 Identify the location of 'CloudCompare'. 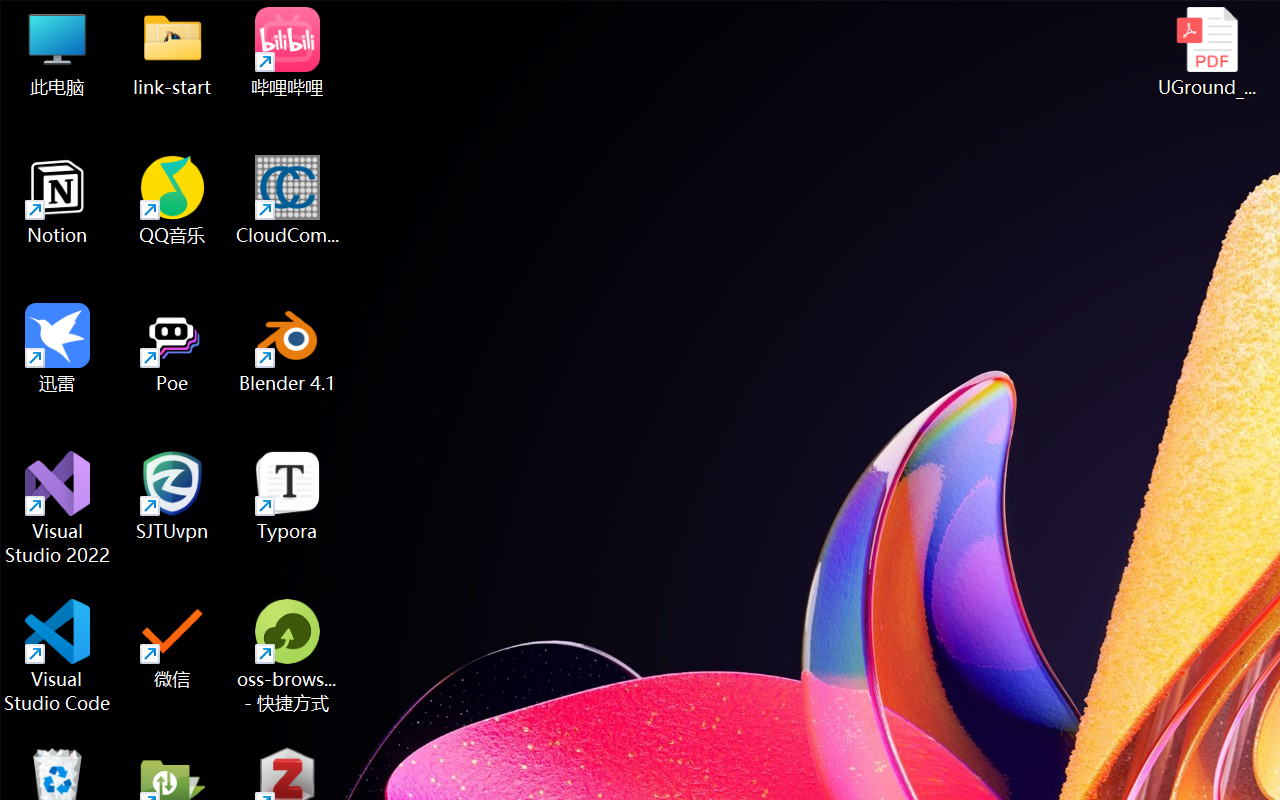
(287, 200).